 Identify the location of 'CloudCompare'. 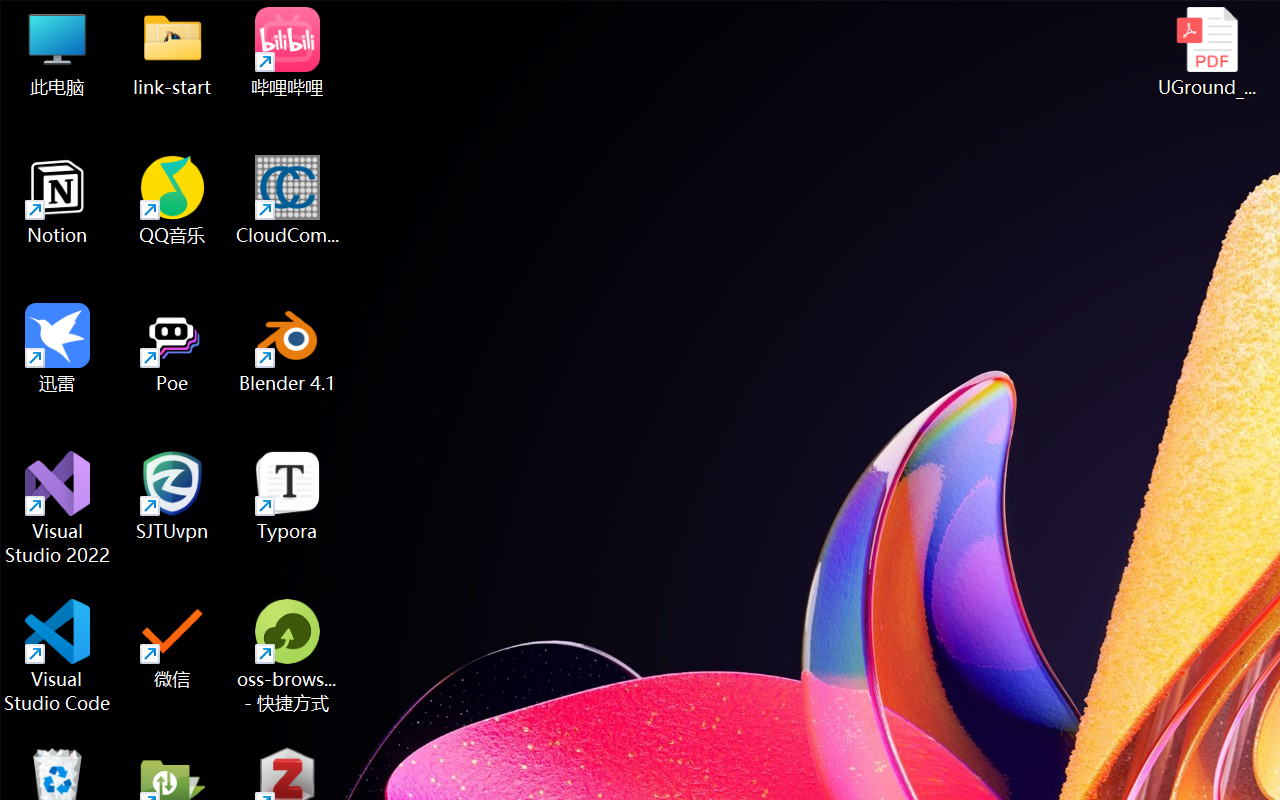
(287, 200).